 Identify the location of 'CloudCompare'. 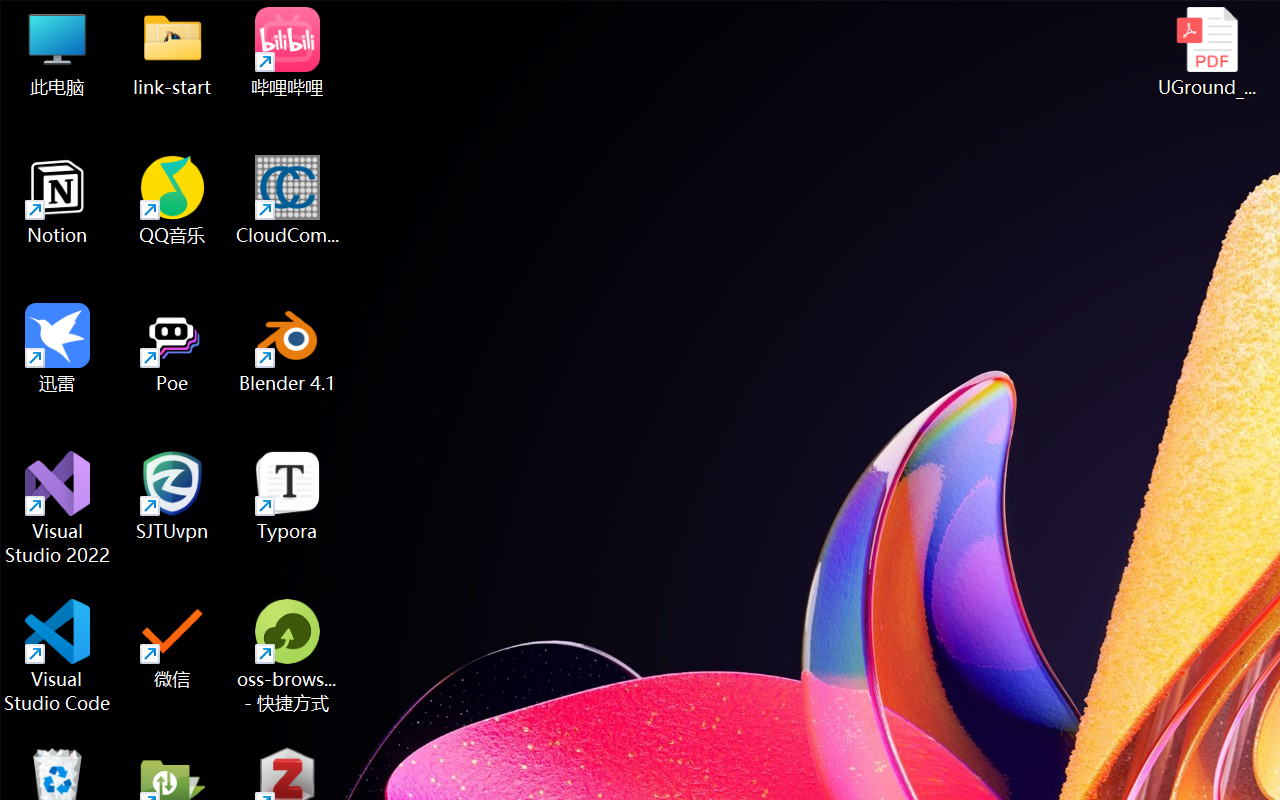
(287, 200).